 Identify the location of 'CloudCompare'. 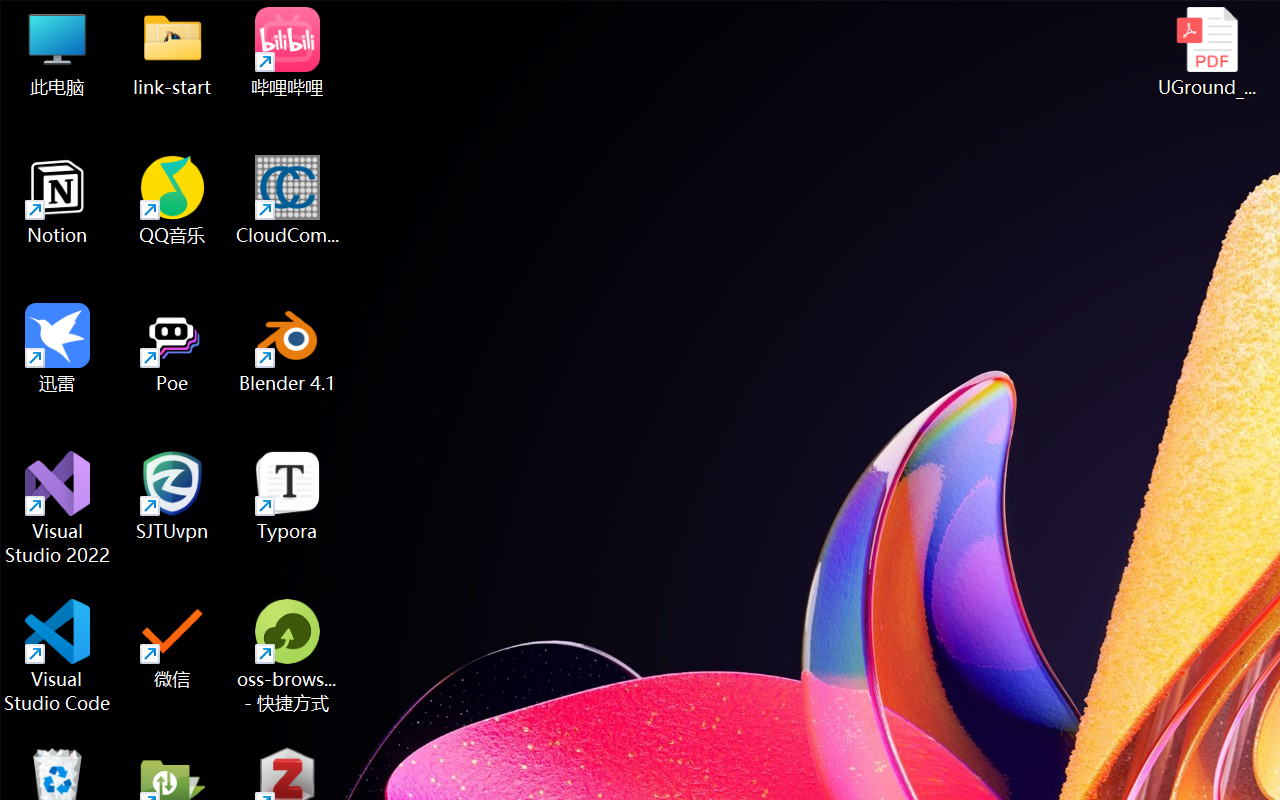
(287, 200).